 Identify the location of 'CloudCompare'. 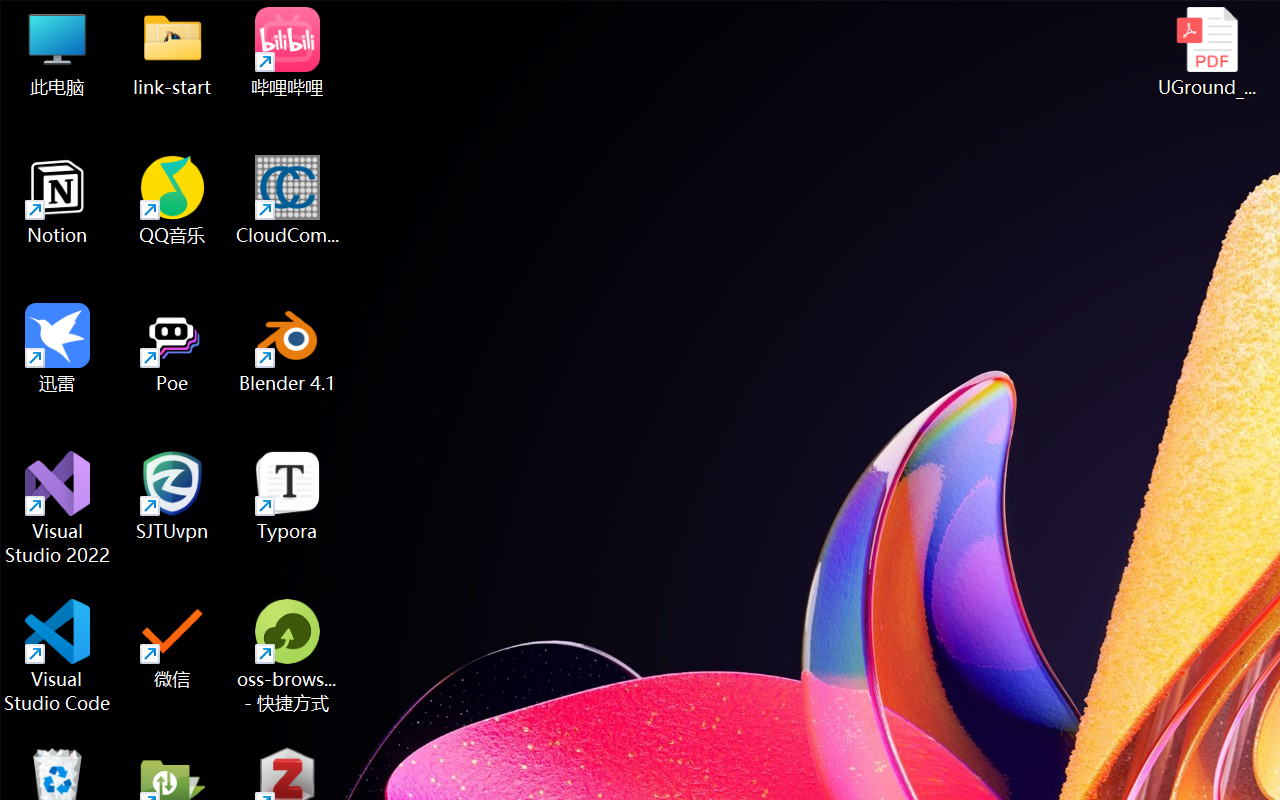
(287, 200).